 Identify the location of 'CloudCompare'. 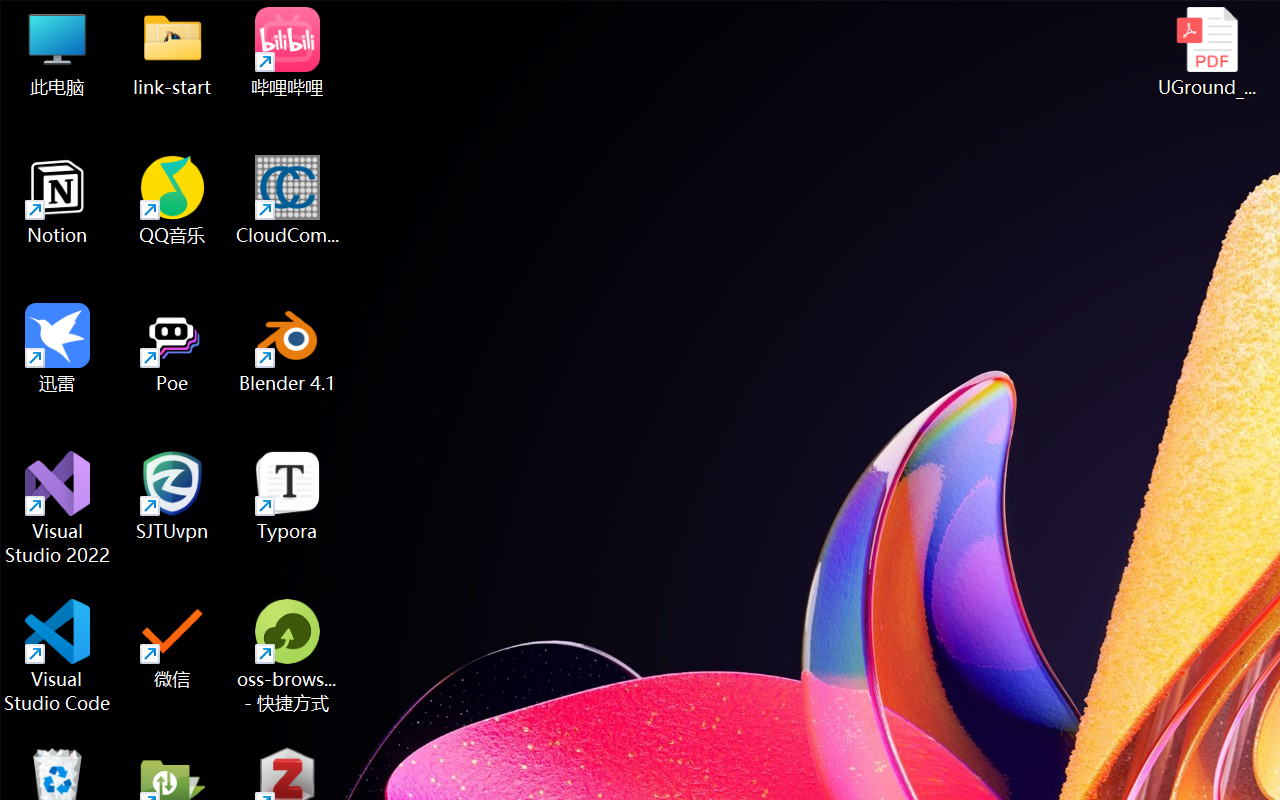
(287, 200).